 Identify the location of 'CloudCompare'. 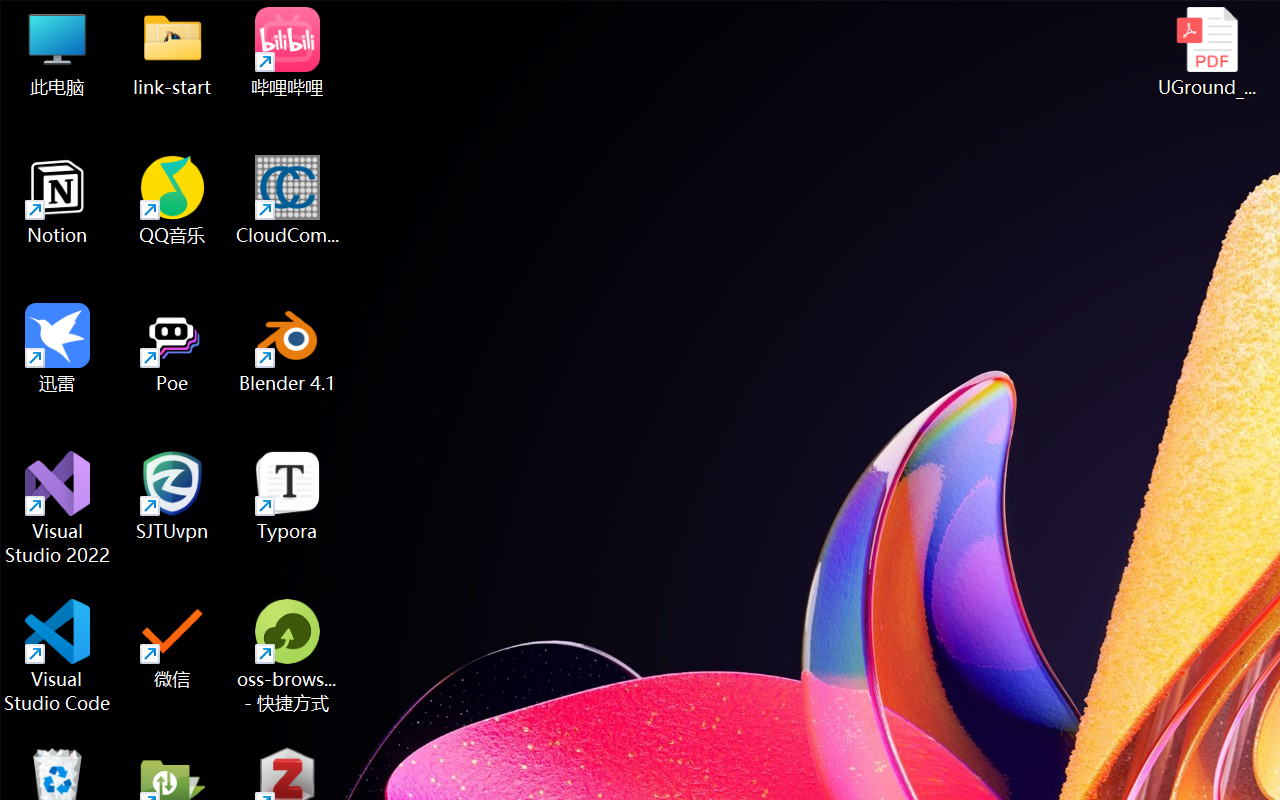
(287, 200).